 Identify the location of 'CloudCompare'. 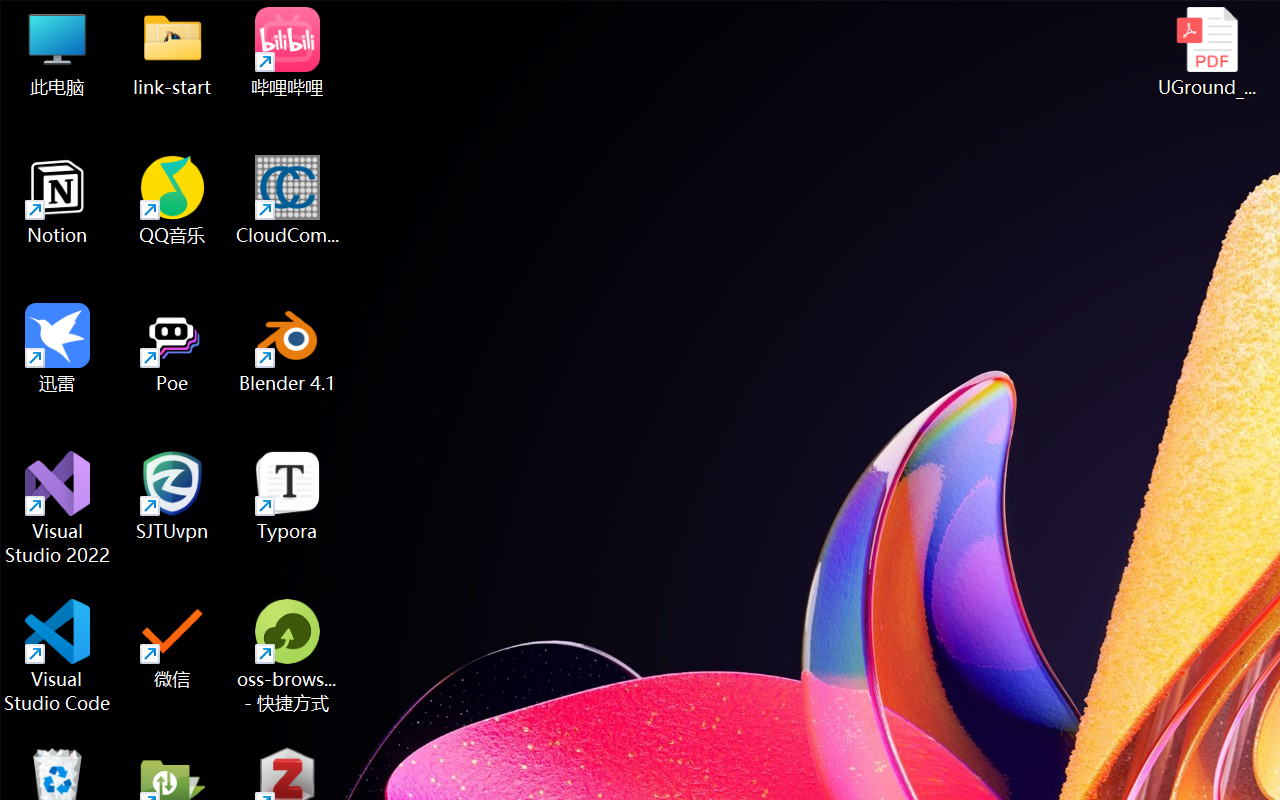
(287, 200).